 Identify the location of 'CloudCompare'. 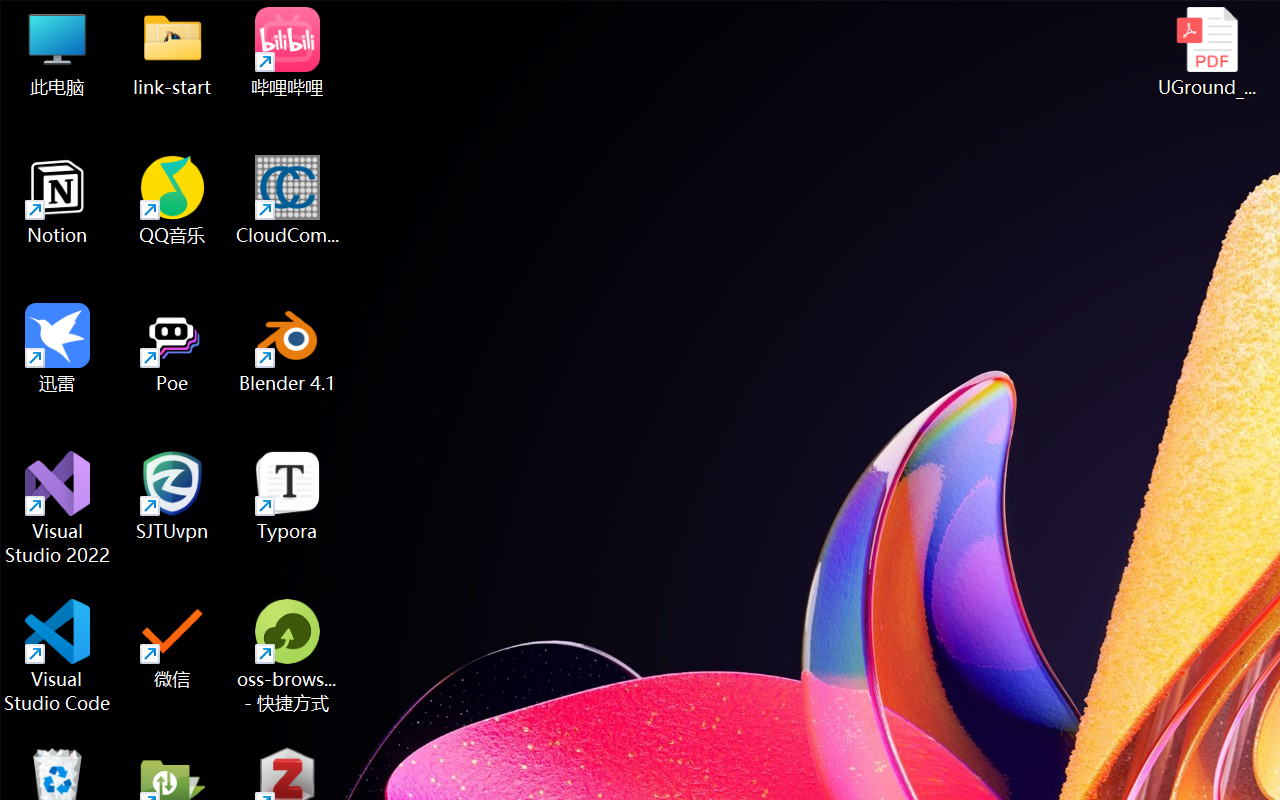
(287, 200).